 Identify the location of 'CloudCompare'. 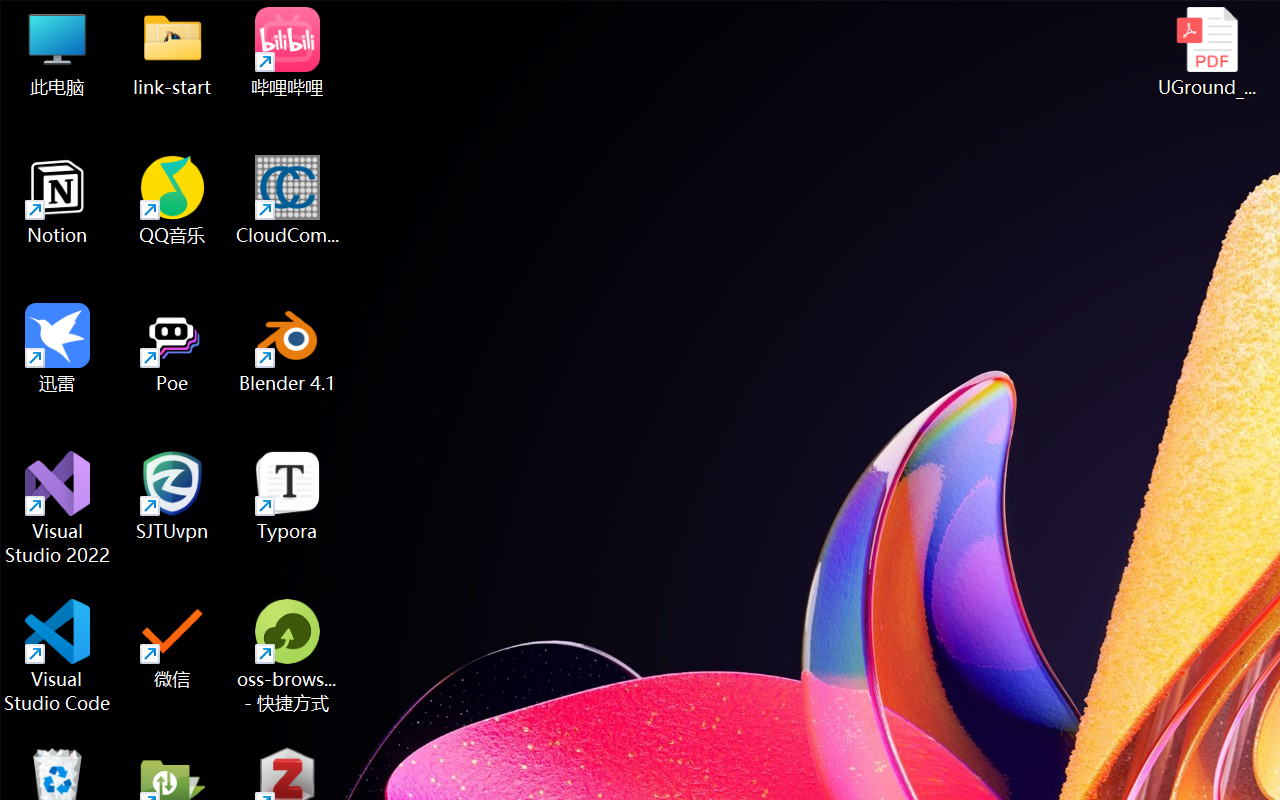
(287, 200).